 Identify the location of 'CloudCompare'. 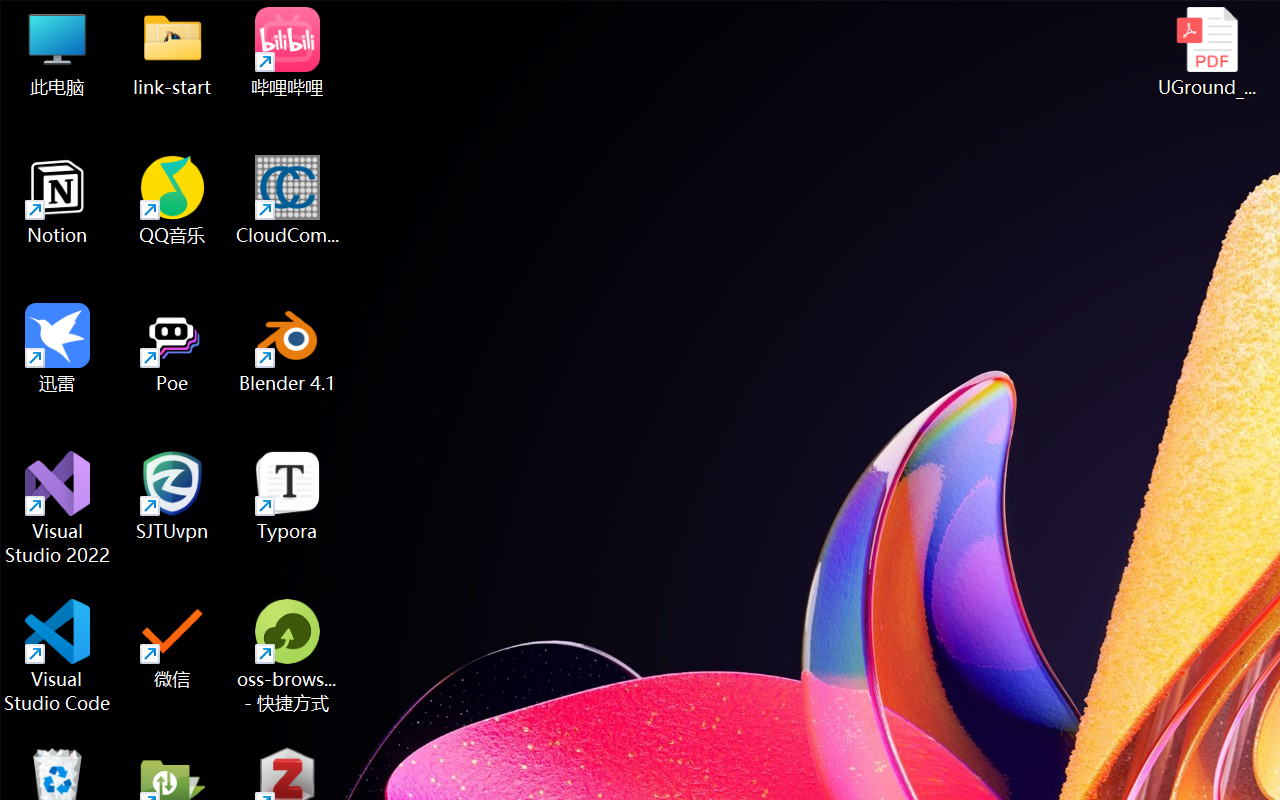
(287, 200).